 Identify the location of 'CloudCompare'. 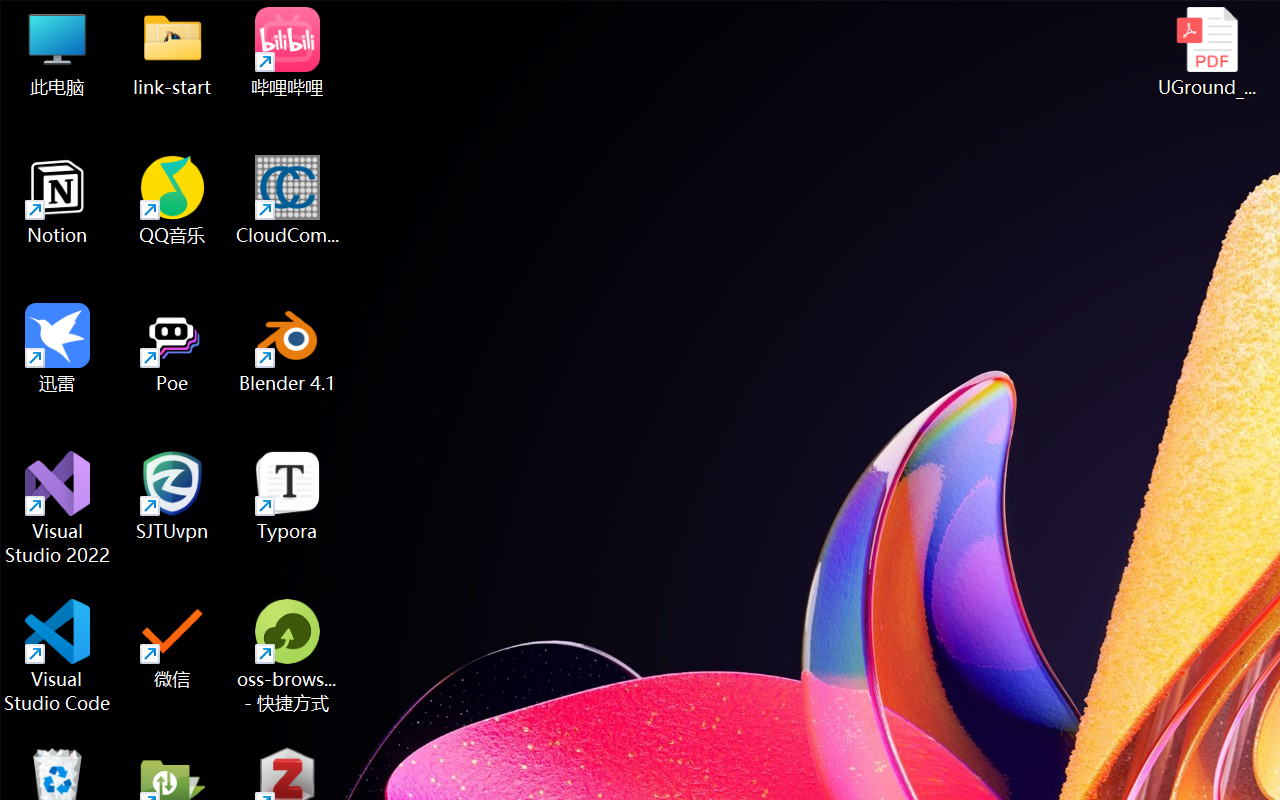
(287, 200).